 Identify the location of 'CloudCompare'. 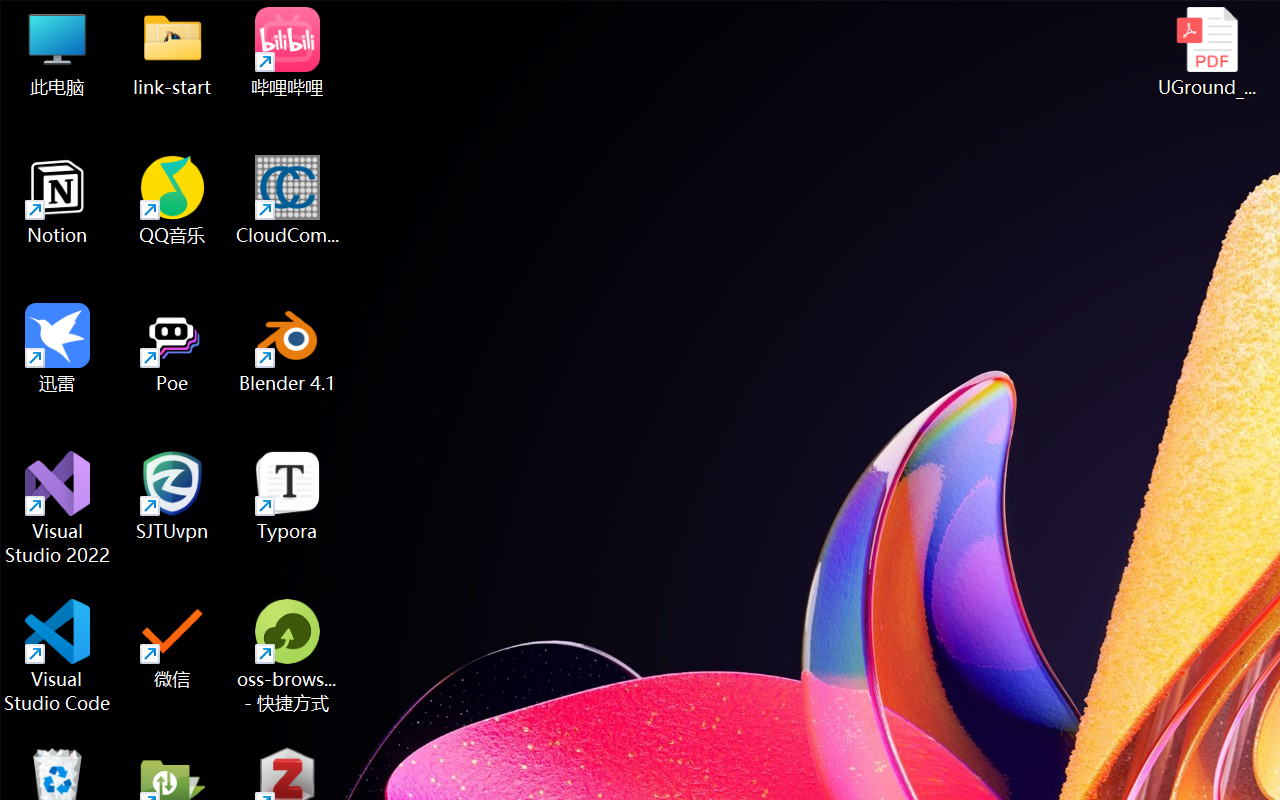
(287, 200).